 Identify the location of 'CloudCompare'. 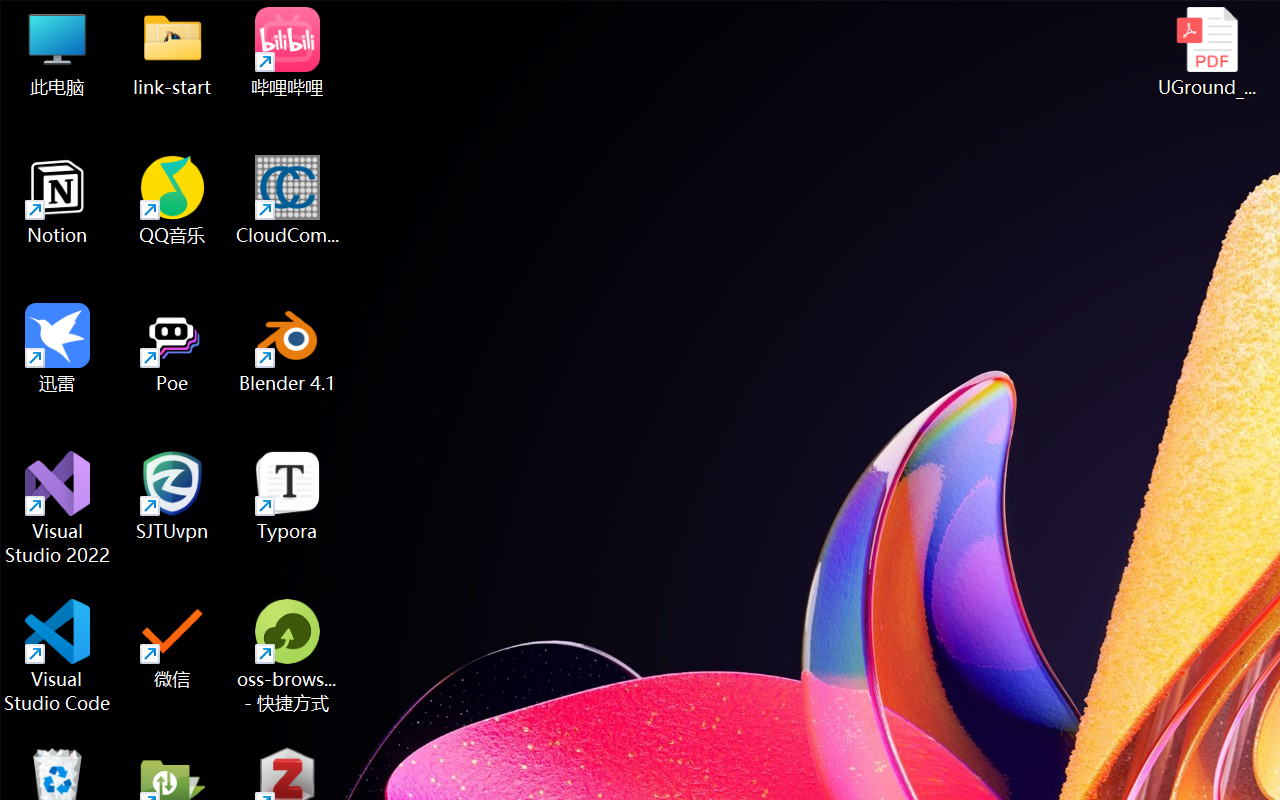
(287, 200).